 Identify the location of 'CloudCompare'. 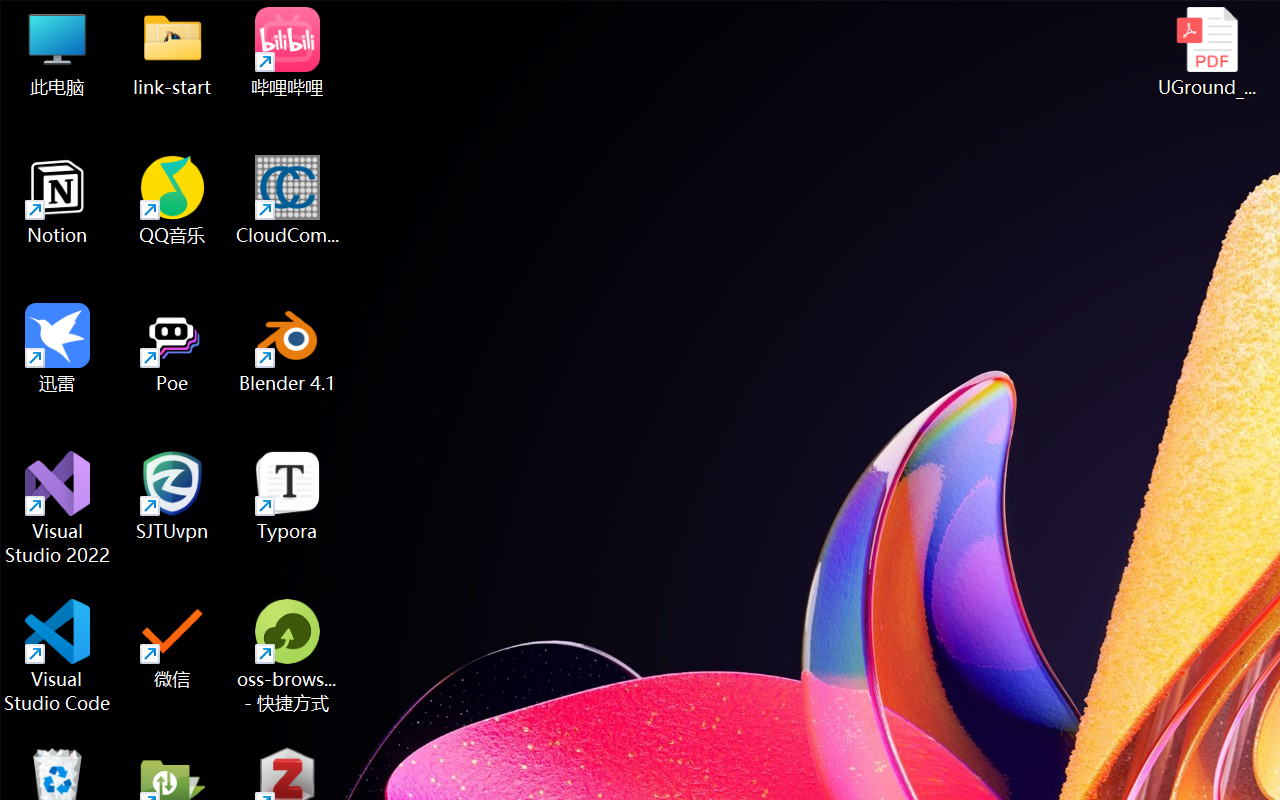
(287, 200).